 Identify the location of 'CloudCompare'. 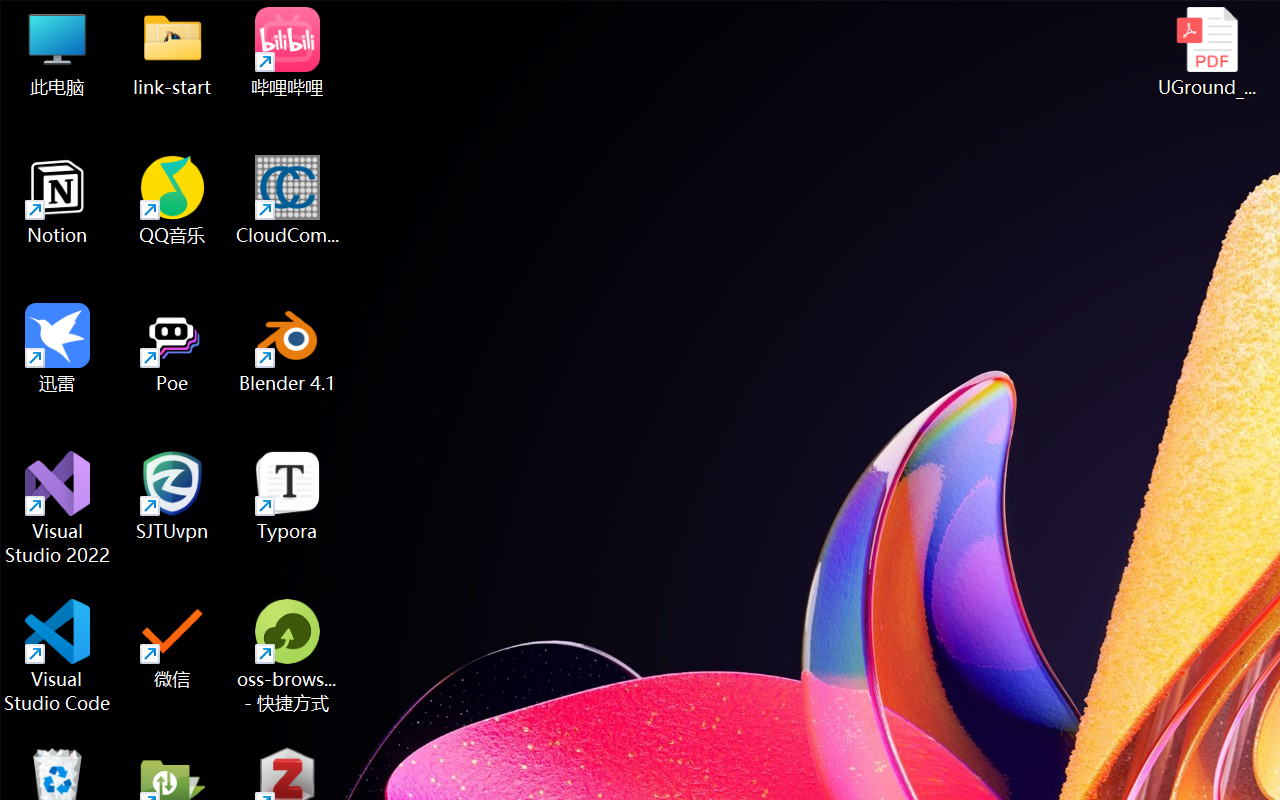
(287, 200).